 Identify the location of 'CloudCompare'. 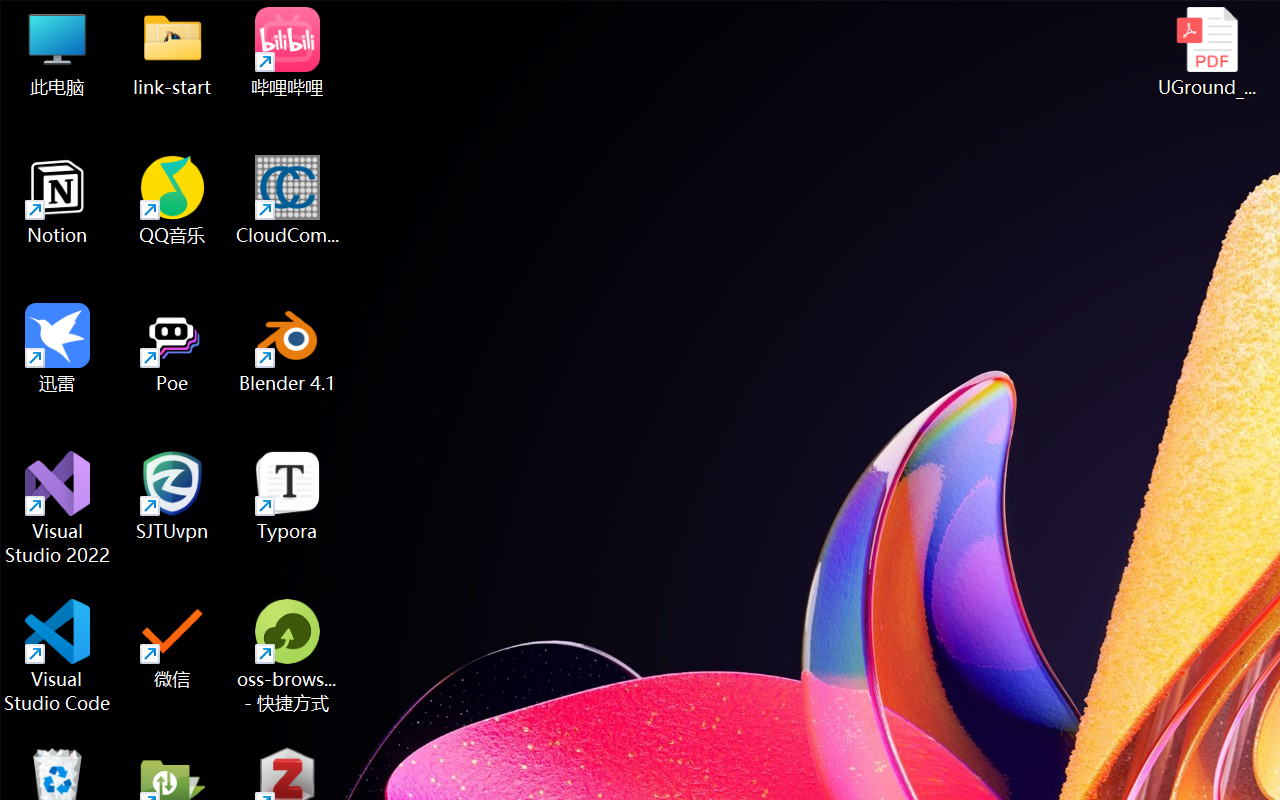
(287, 200).